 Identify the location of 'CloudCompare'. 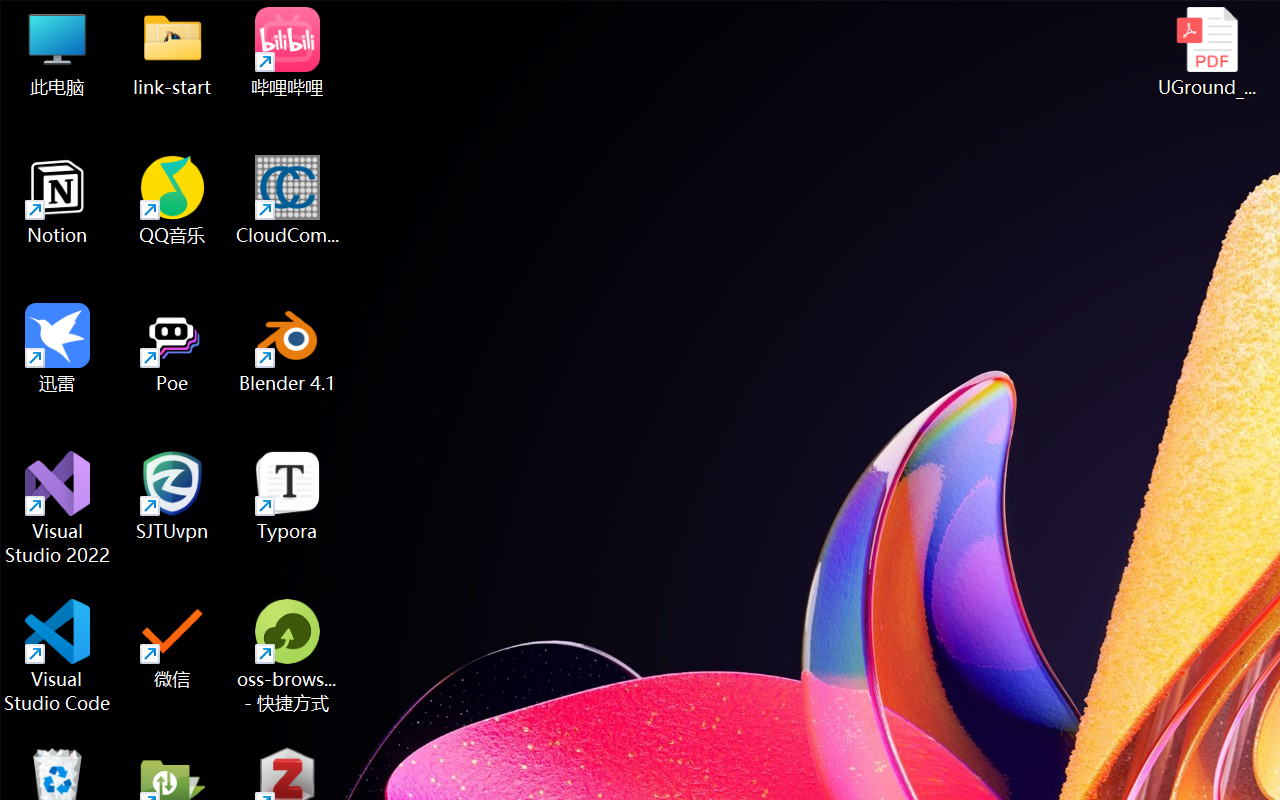
(287, 200).